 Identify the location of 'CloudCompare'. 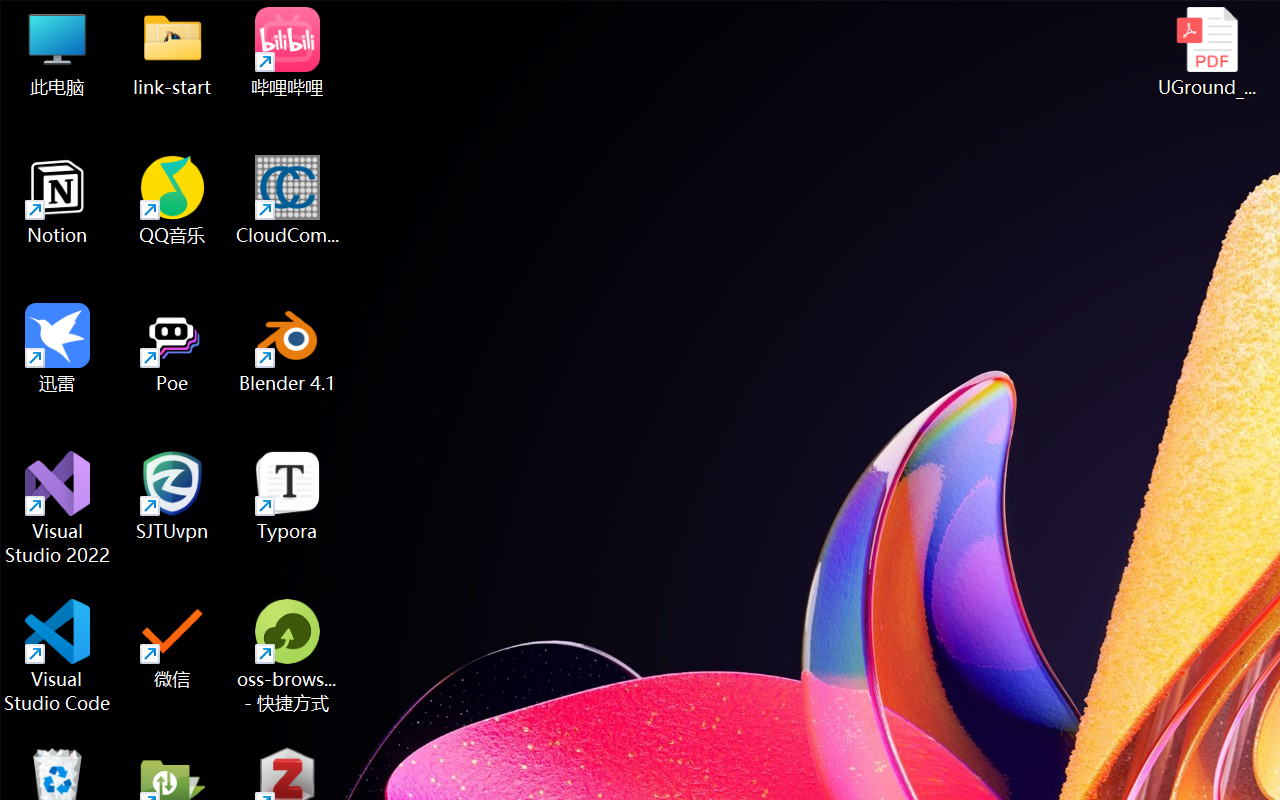
(287, 200).